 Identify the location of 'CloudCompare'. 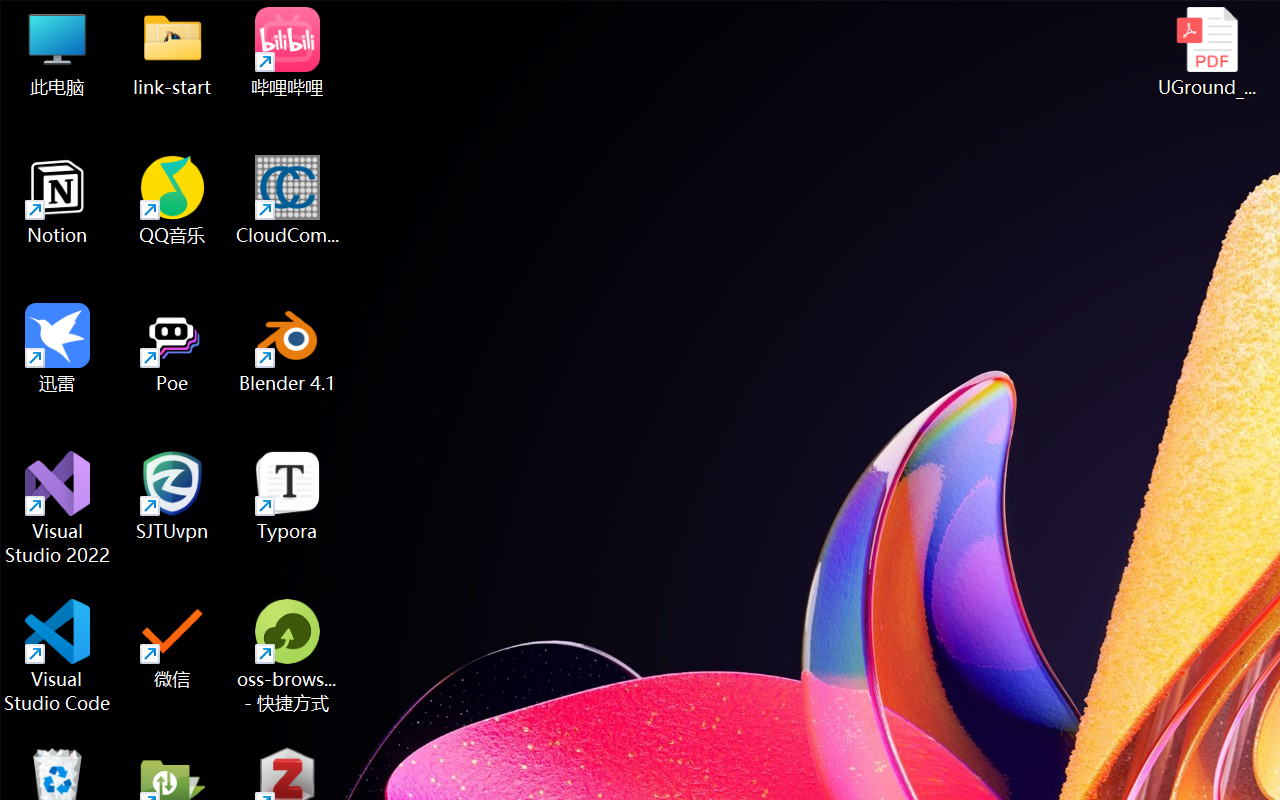
(287, 200).